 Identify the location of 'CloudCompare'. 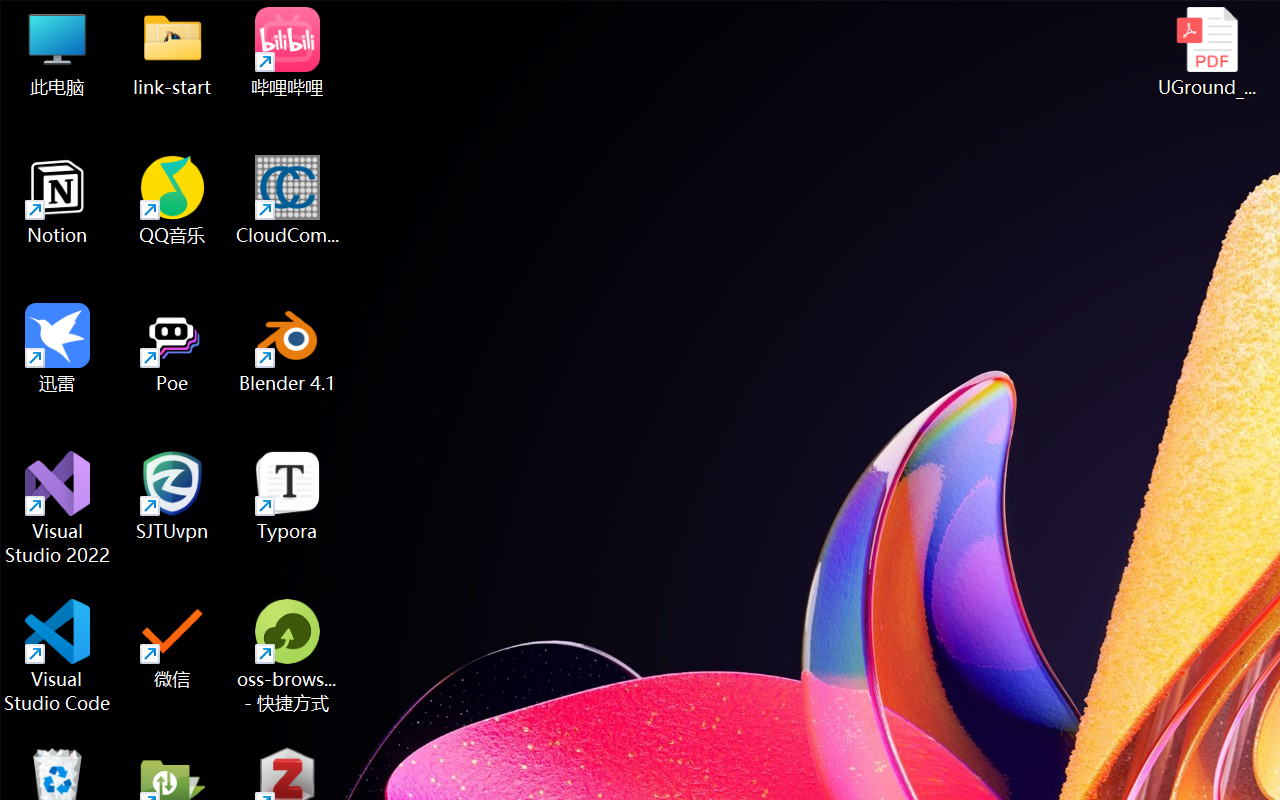
(287, 200).